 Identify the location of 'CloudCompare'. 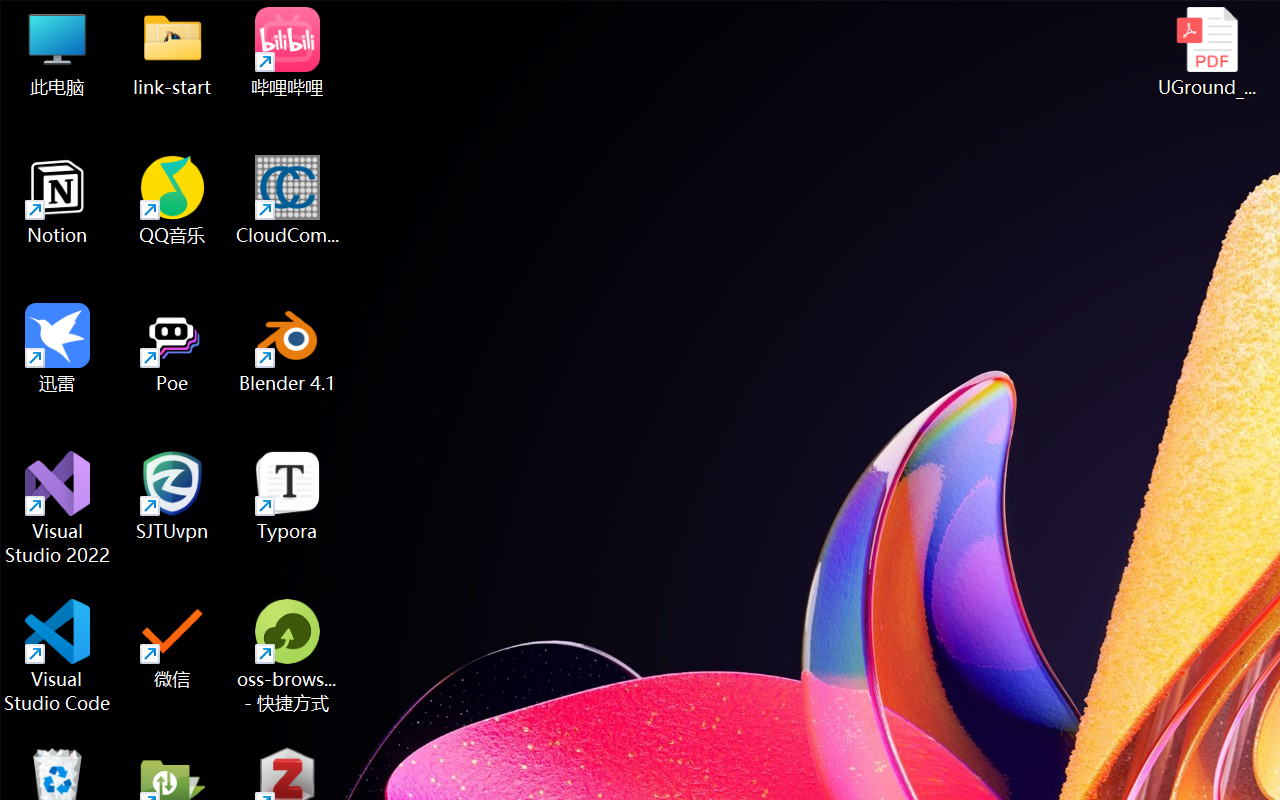
(287, 200).